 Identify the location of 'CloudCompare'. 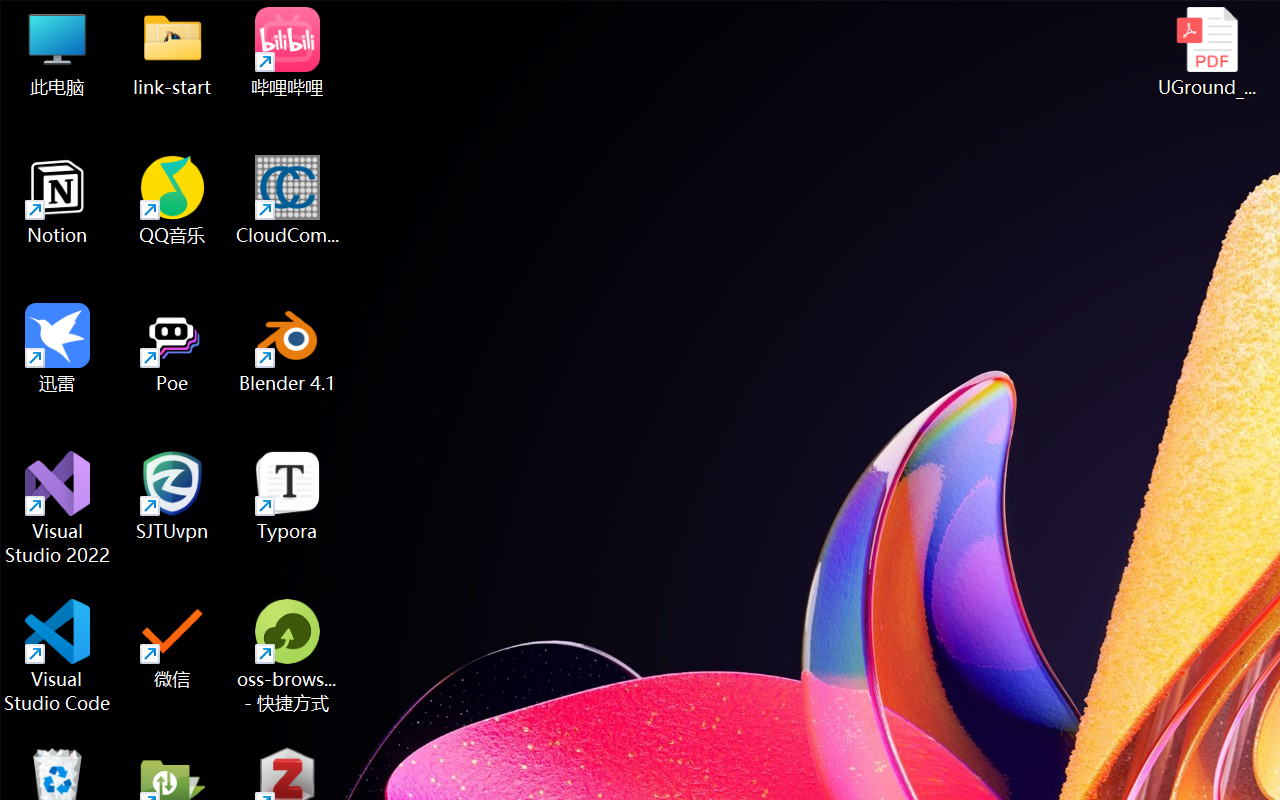
(287, 200).